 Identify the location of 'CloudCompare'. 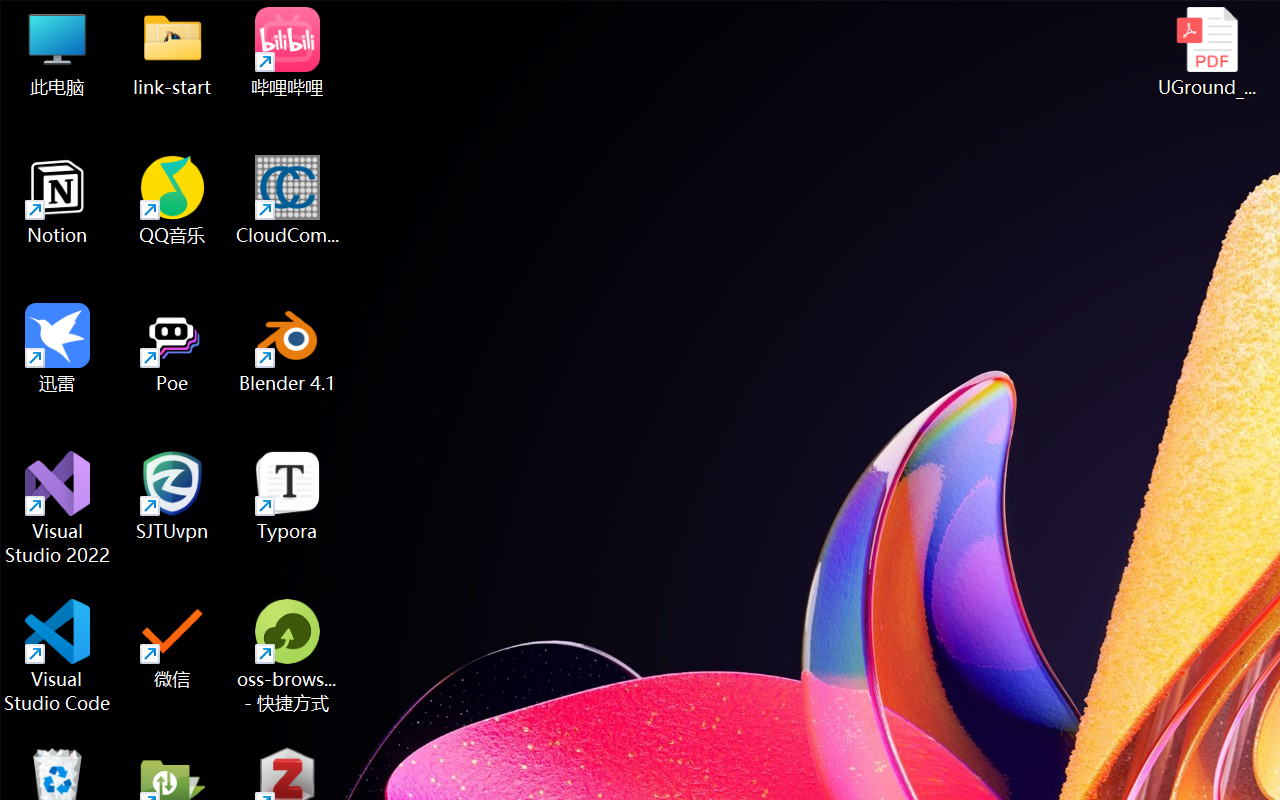
(287, 200).